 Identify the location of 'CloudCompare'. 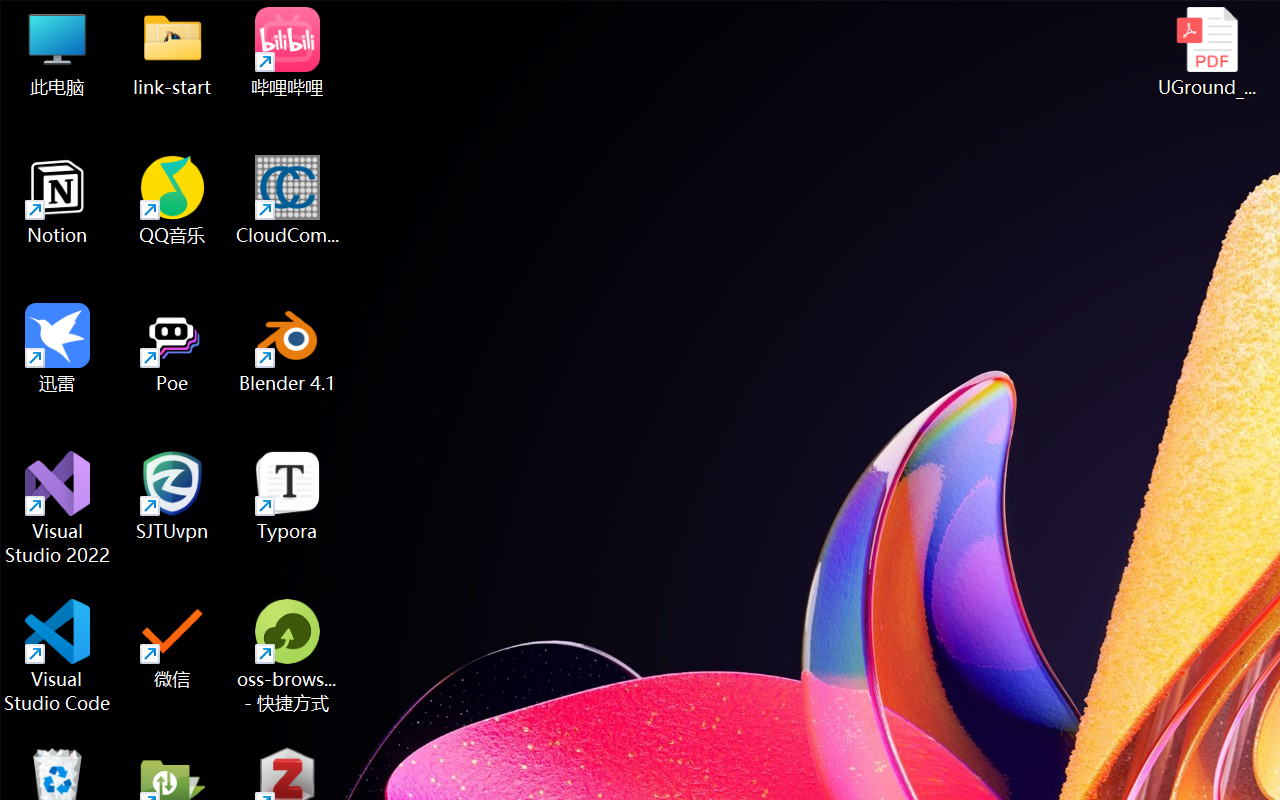
(287, 200).